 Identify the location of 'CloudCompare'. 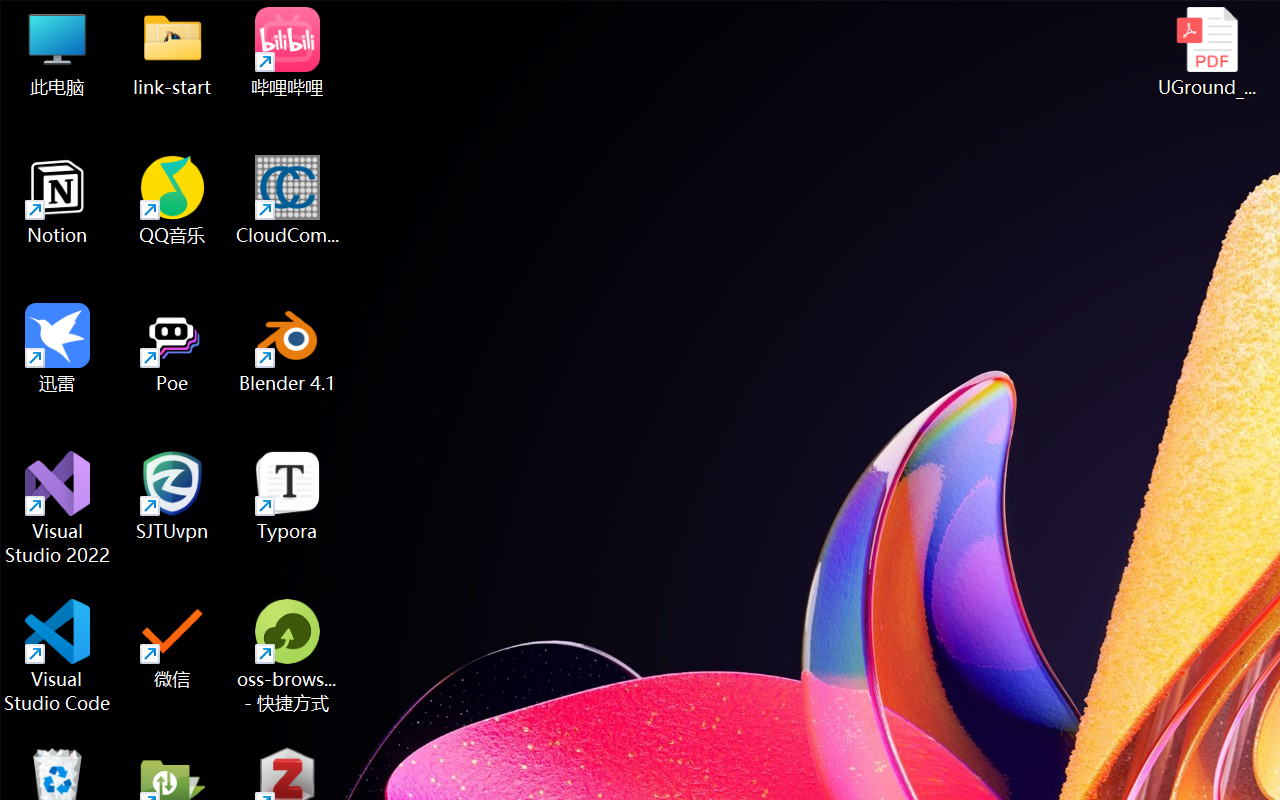
(287, 200).